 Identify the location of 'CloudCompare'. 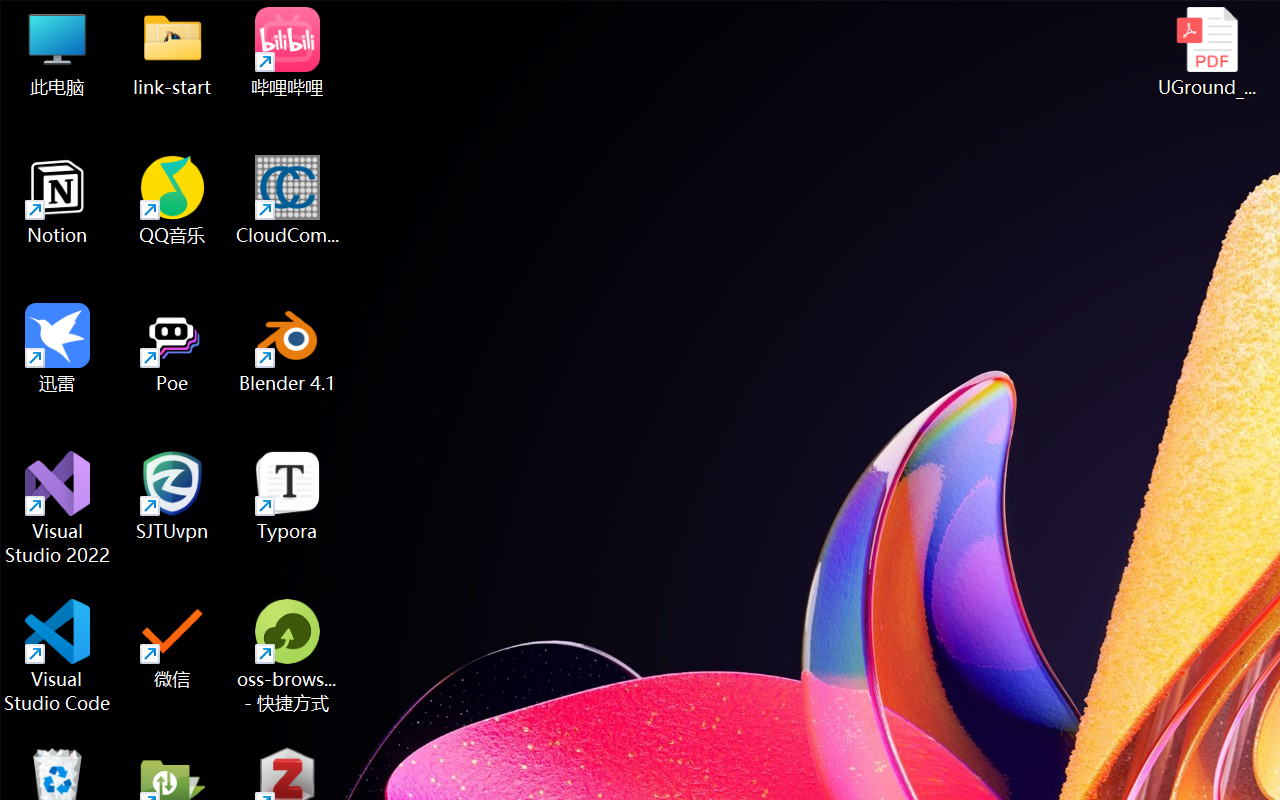
(287, 200).